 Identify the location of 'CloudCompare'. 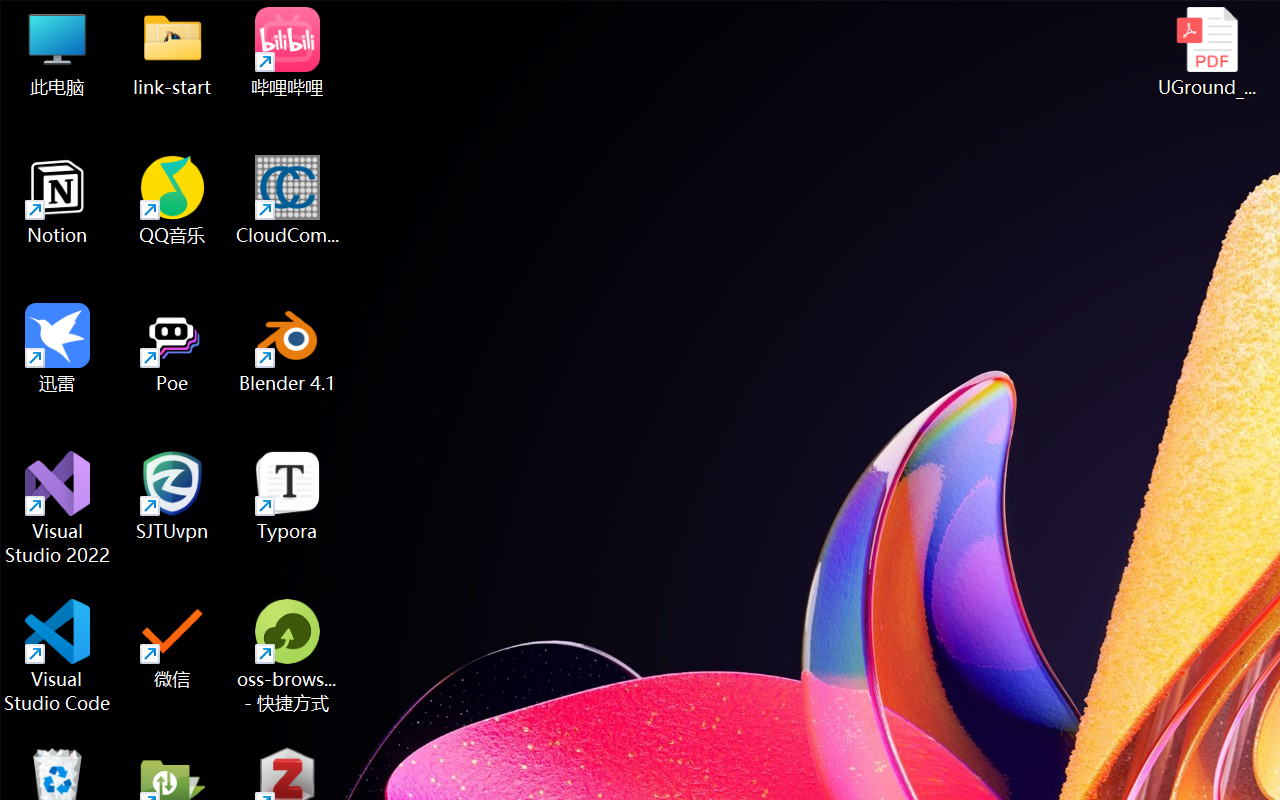
(287, 200).